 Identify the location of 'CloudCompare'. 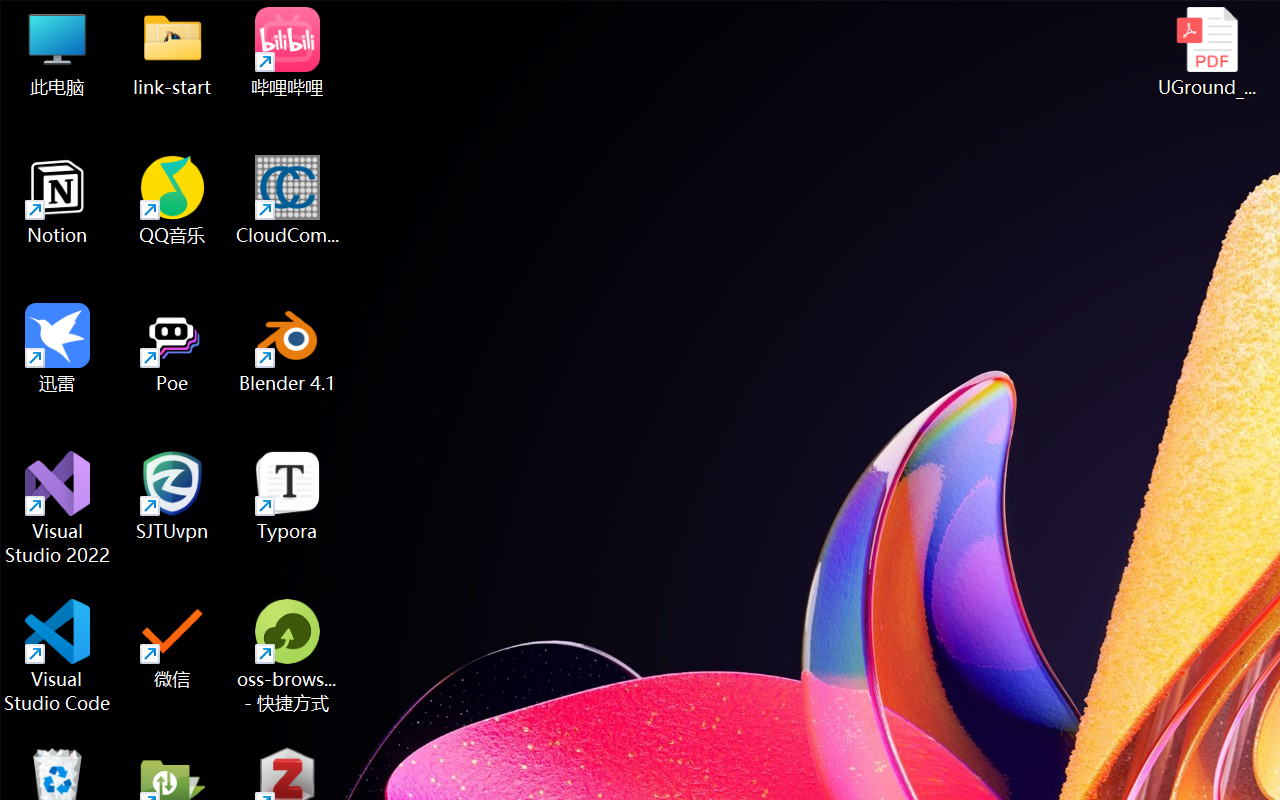
(287, 200).